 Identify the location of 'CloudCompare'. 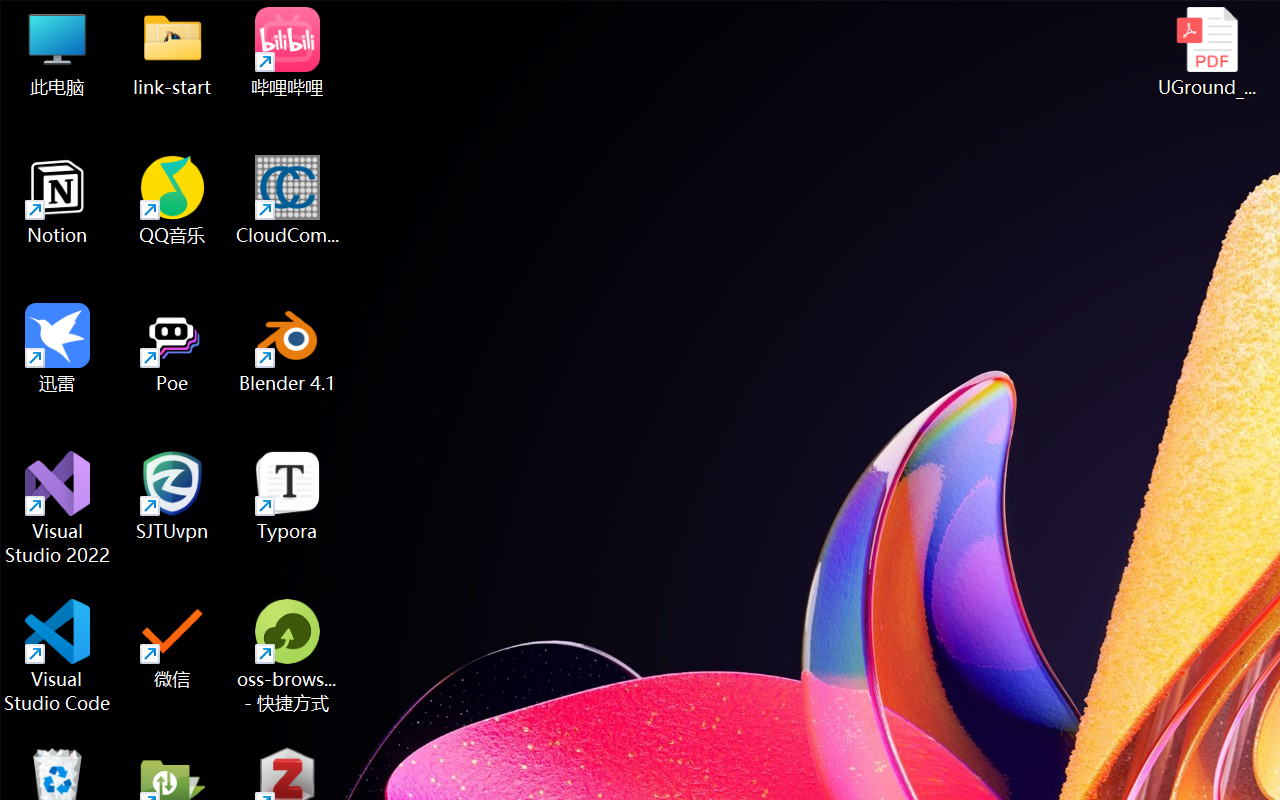
(287, 200).